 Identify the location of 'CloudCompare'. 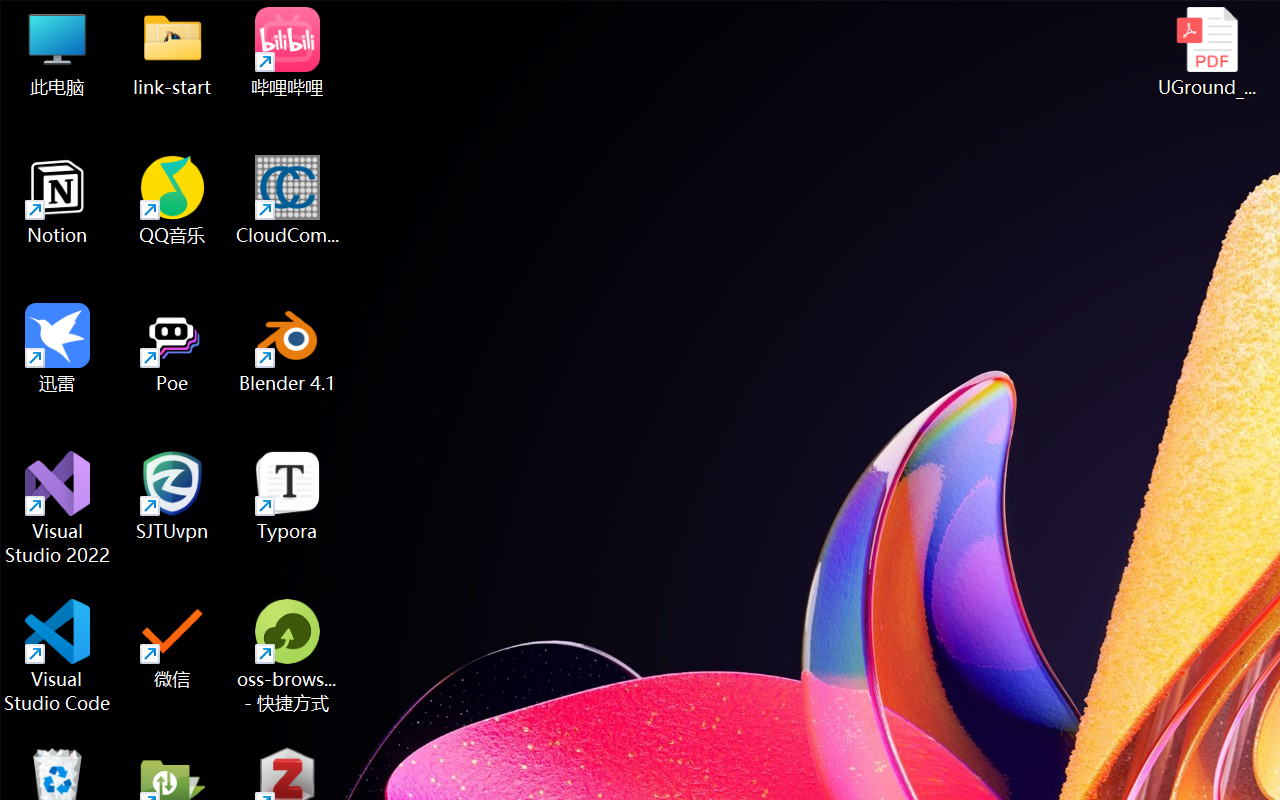
(287, 200).